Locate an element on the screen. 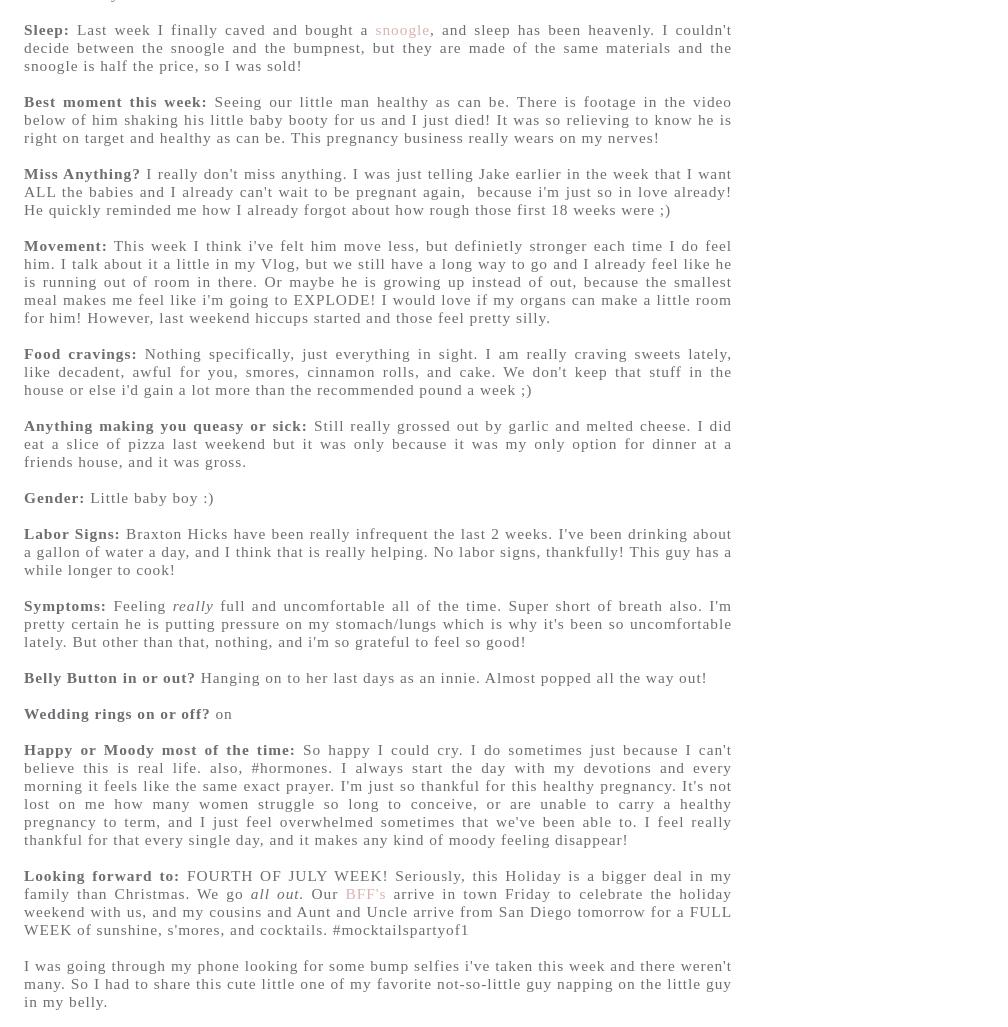 This screenshot has height=1027, width=1008. 'Best moment this week:' is located at coordinates (119, 99).